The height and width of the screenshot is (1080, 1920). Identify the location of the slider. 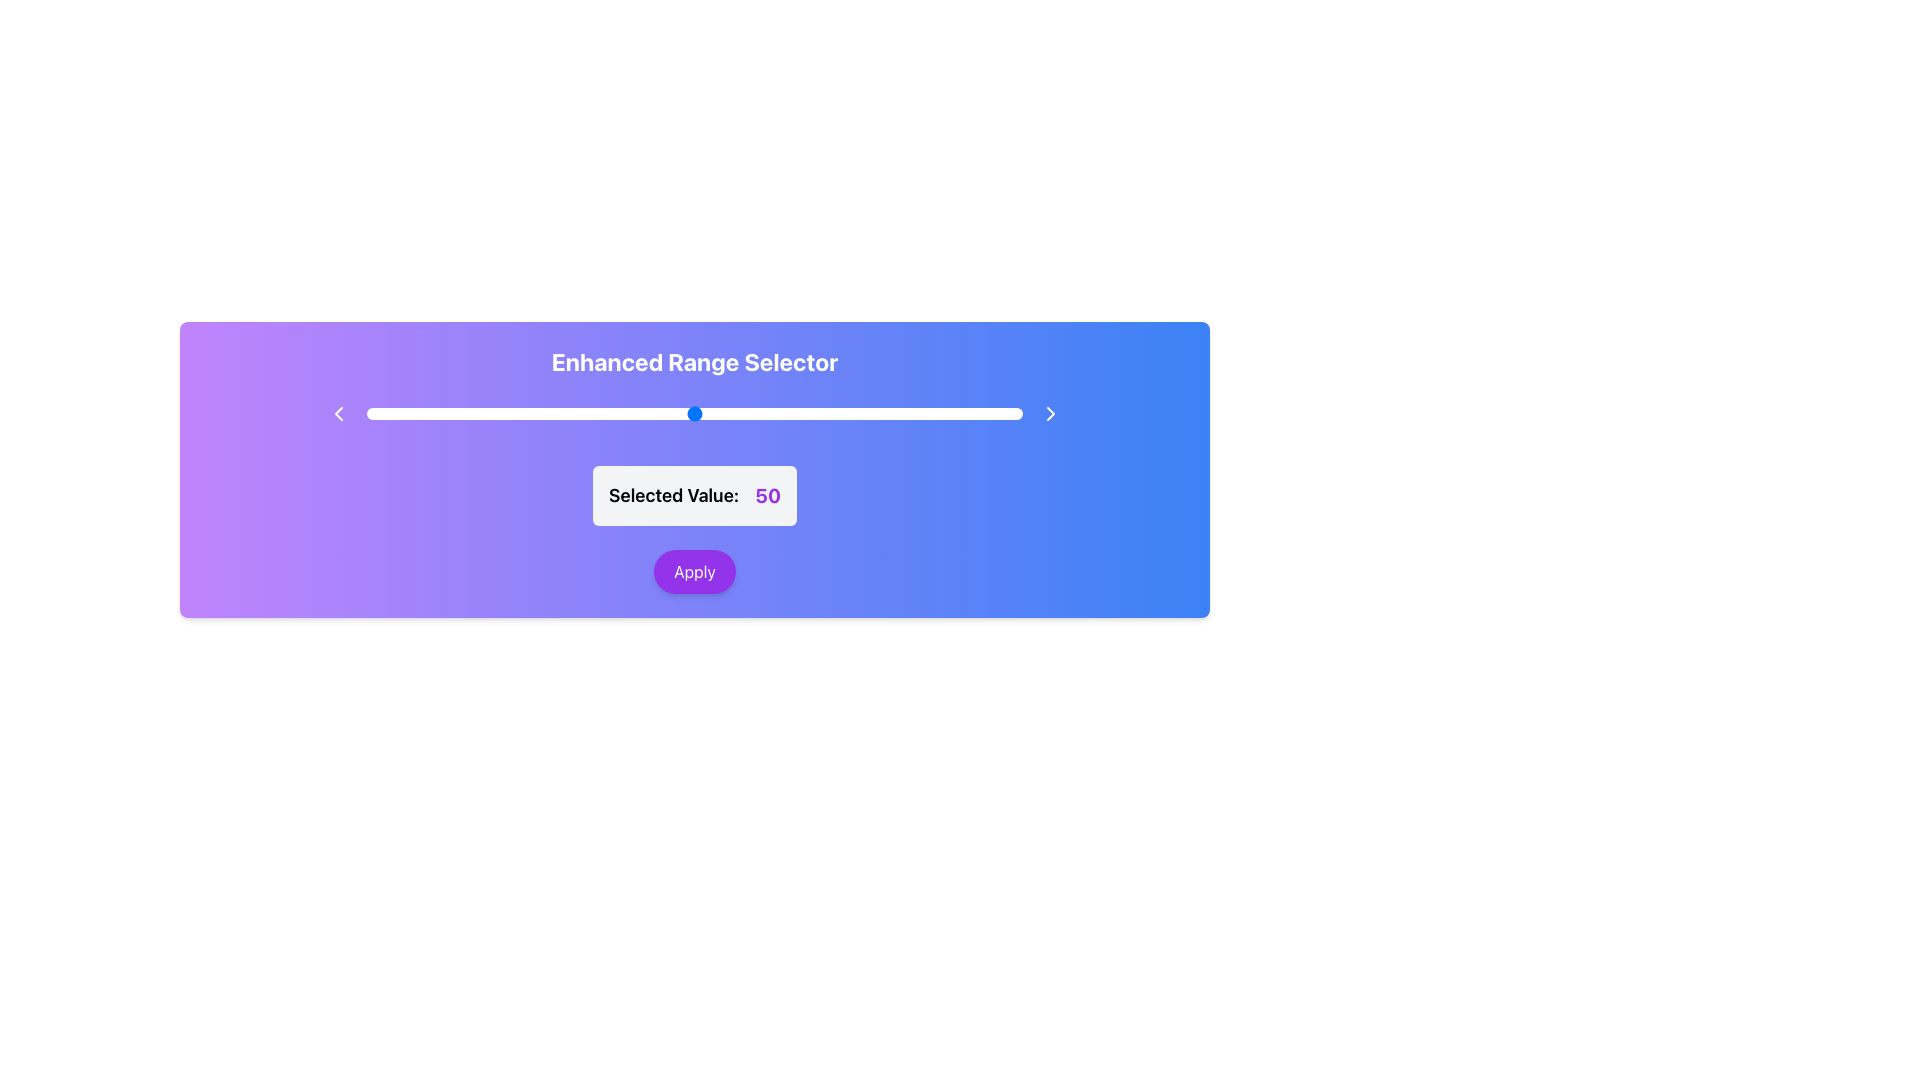
(970, 412).